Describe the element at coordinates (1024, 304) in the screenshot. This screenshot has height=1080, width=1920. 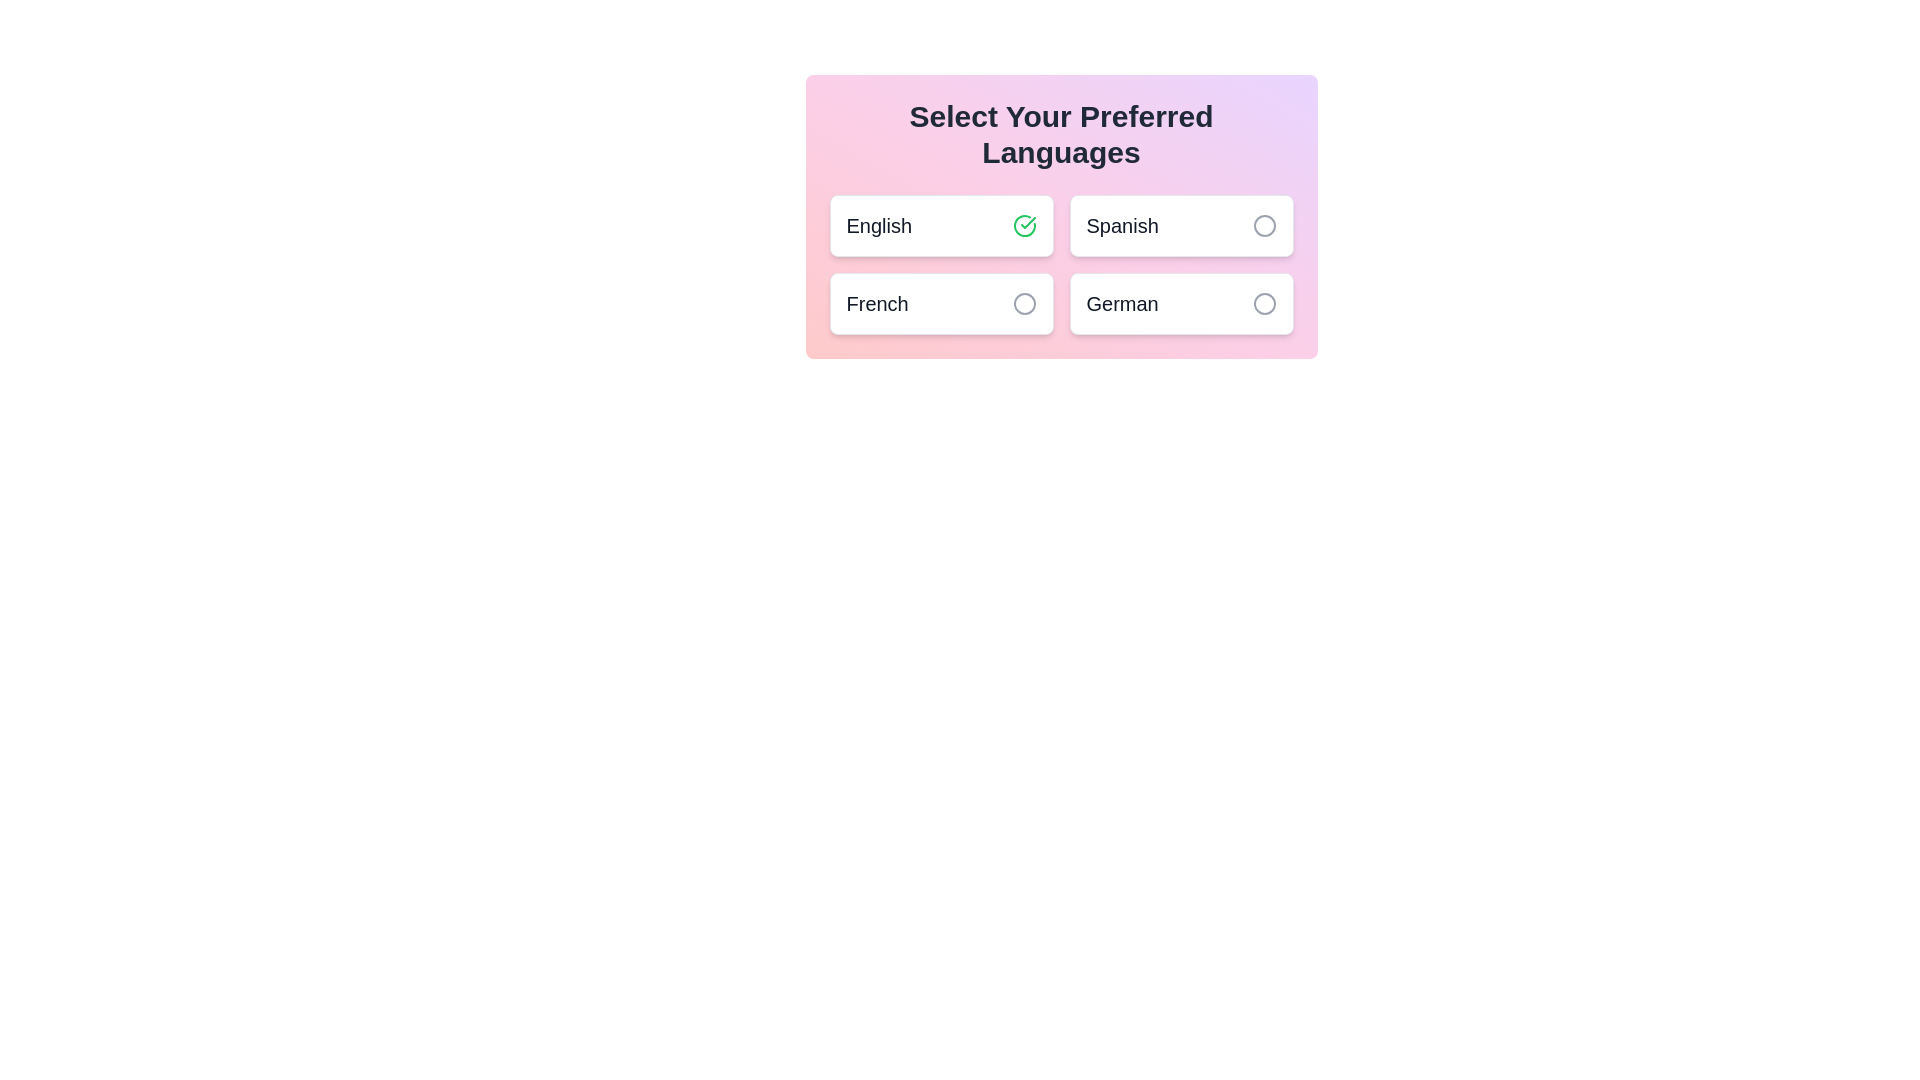
I see `the language French by clicking its associated button` at that location.